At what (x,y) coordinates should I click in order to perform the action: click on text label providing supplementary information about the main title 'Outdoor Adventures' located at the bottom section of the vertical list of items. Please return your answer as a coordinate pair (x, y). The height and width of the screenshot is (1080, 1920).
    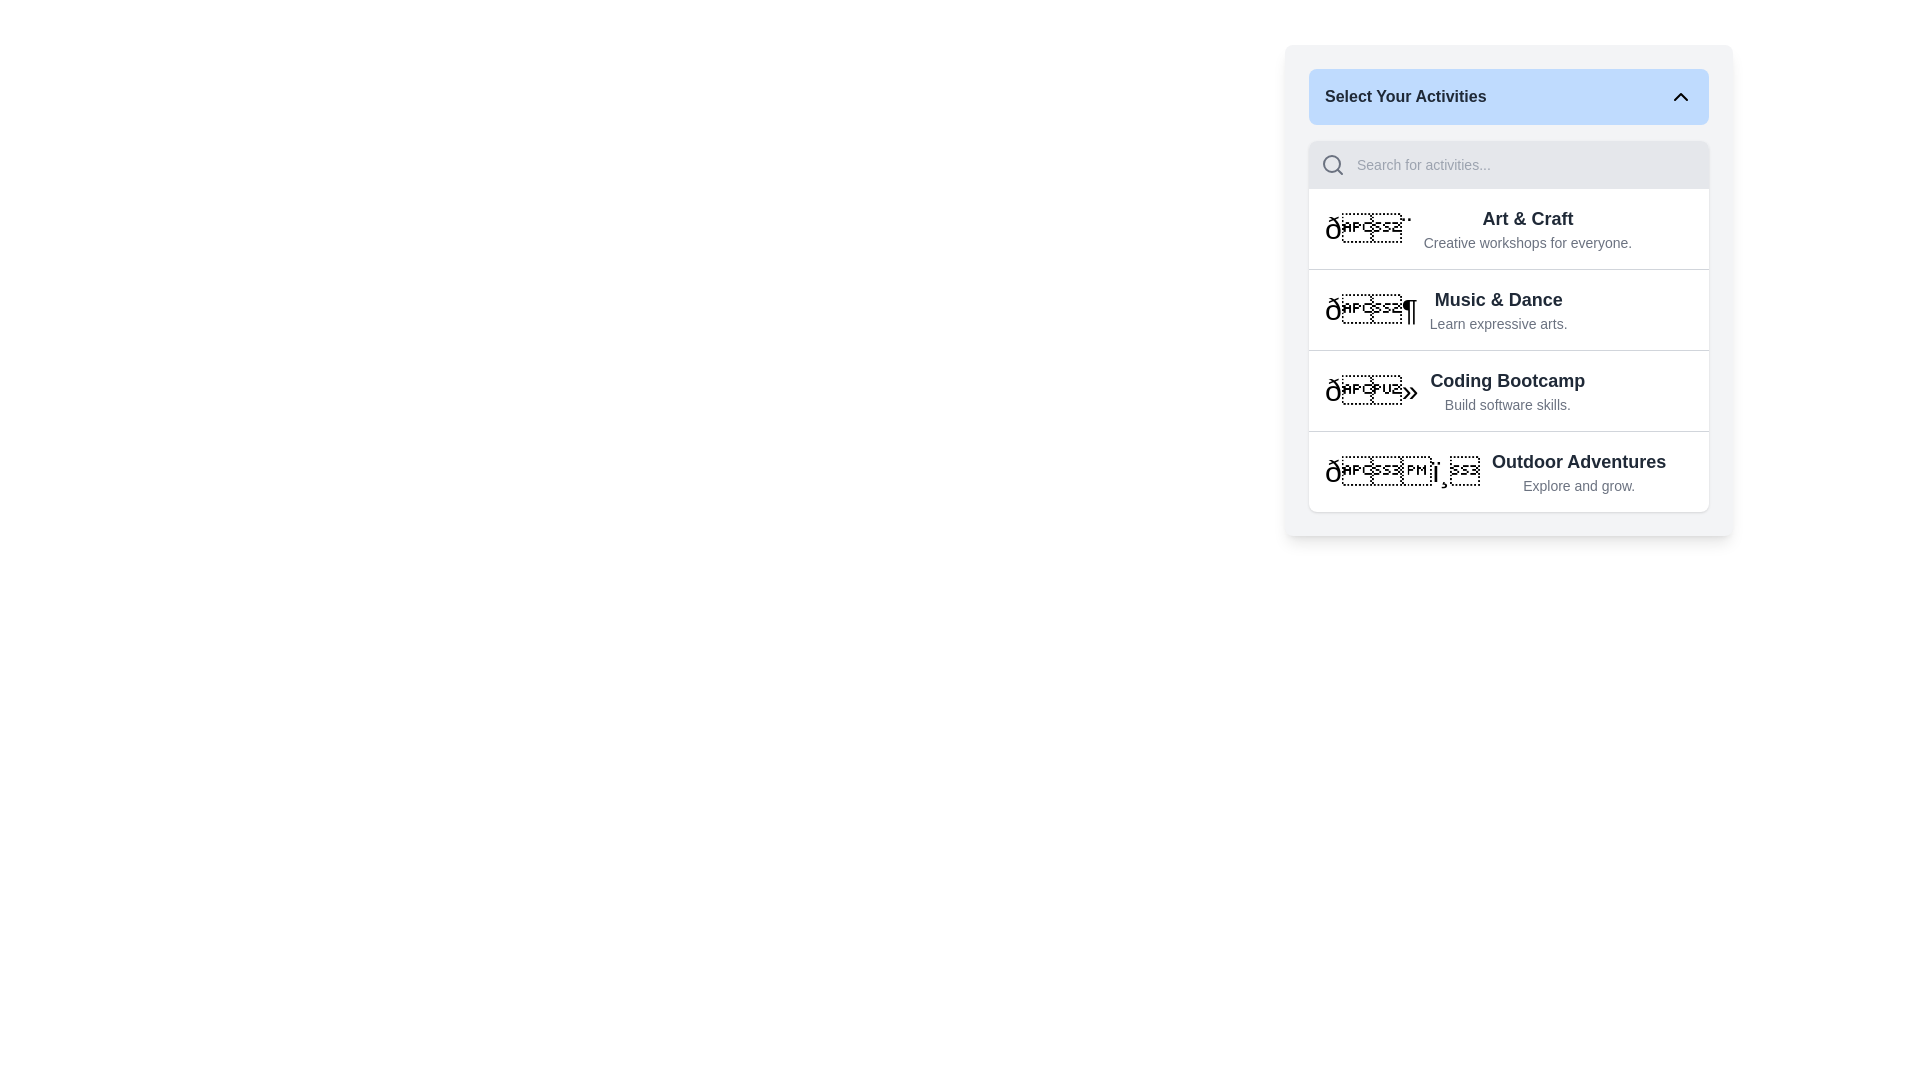
    Looking at the image, I should click on (1578, 486).